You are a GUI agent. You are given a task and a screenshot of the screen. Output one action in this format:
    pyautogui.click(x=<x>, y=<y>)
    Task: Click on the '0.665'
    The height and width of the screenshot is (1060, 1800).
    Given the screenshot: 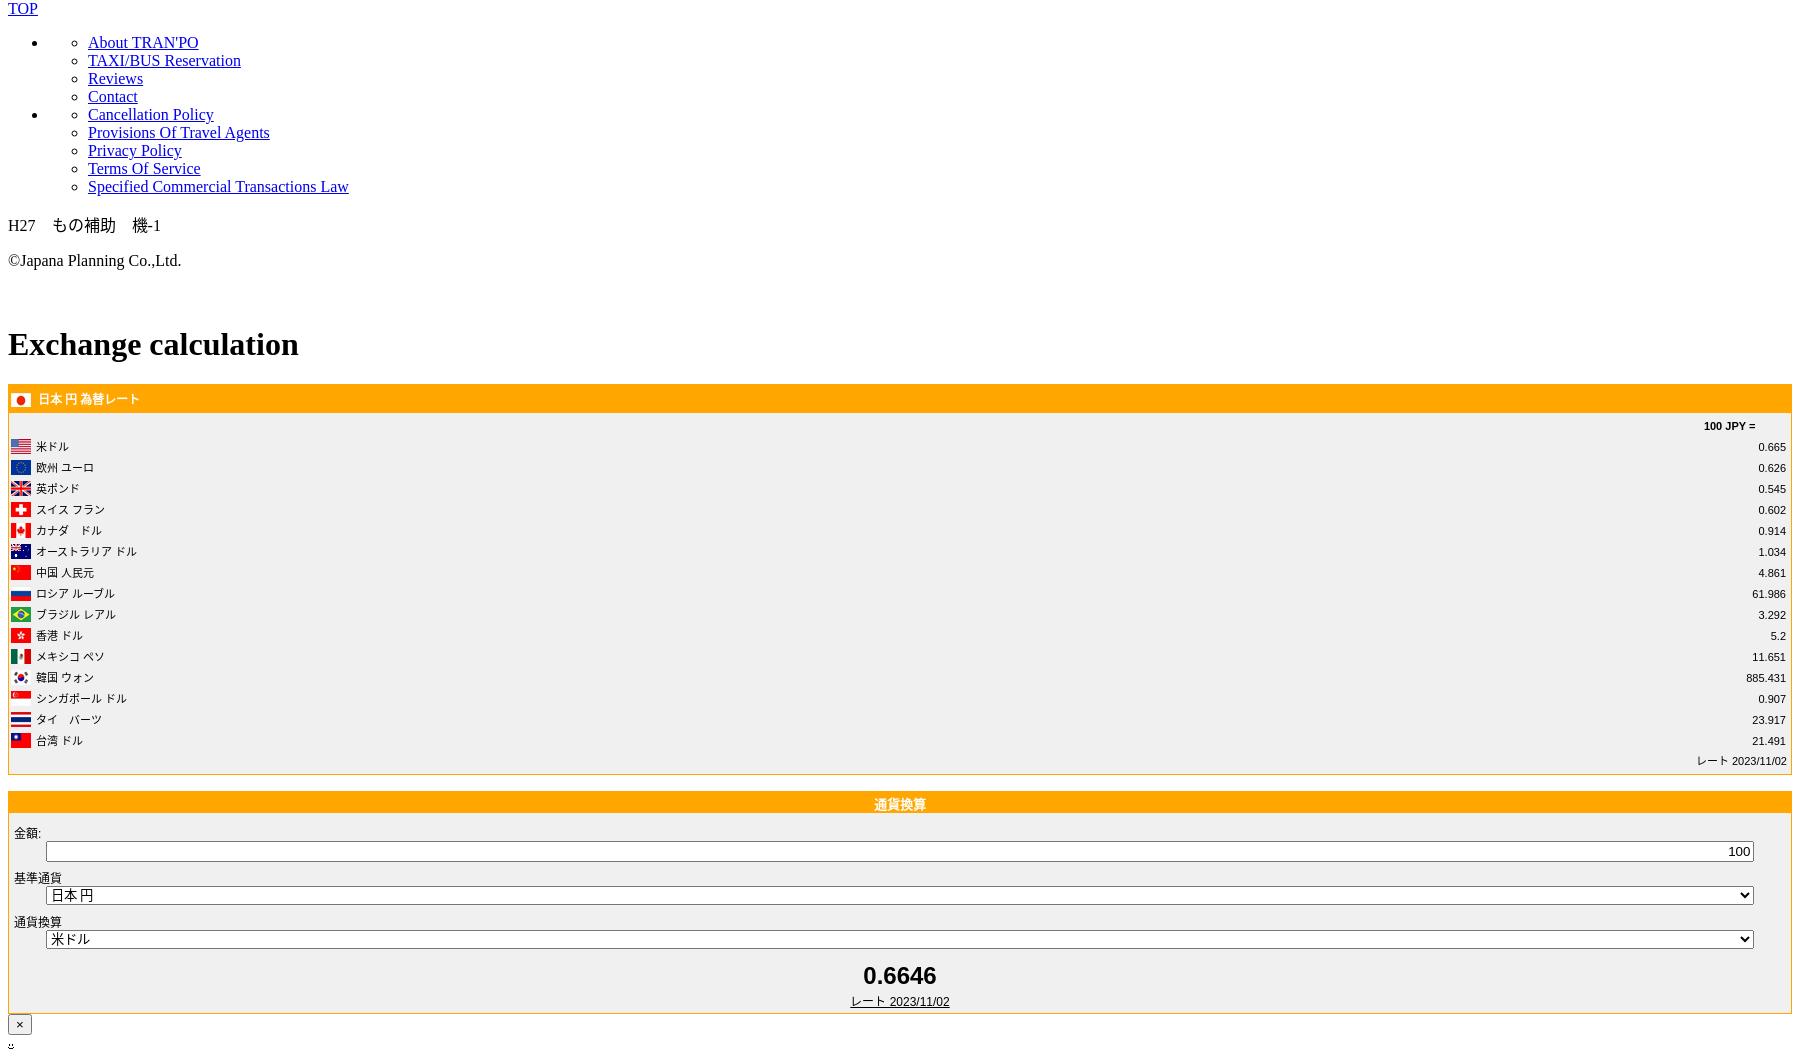 What is the action you would take?
    pyautogui.click(x=1758, y=446)
    